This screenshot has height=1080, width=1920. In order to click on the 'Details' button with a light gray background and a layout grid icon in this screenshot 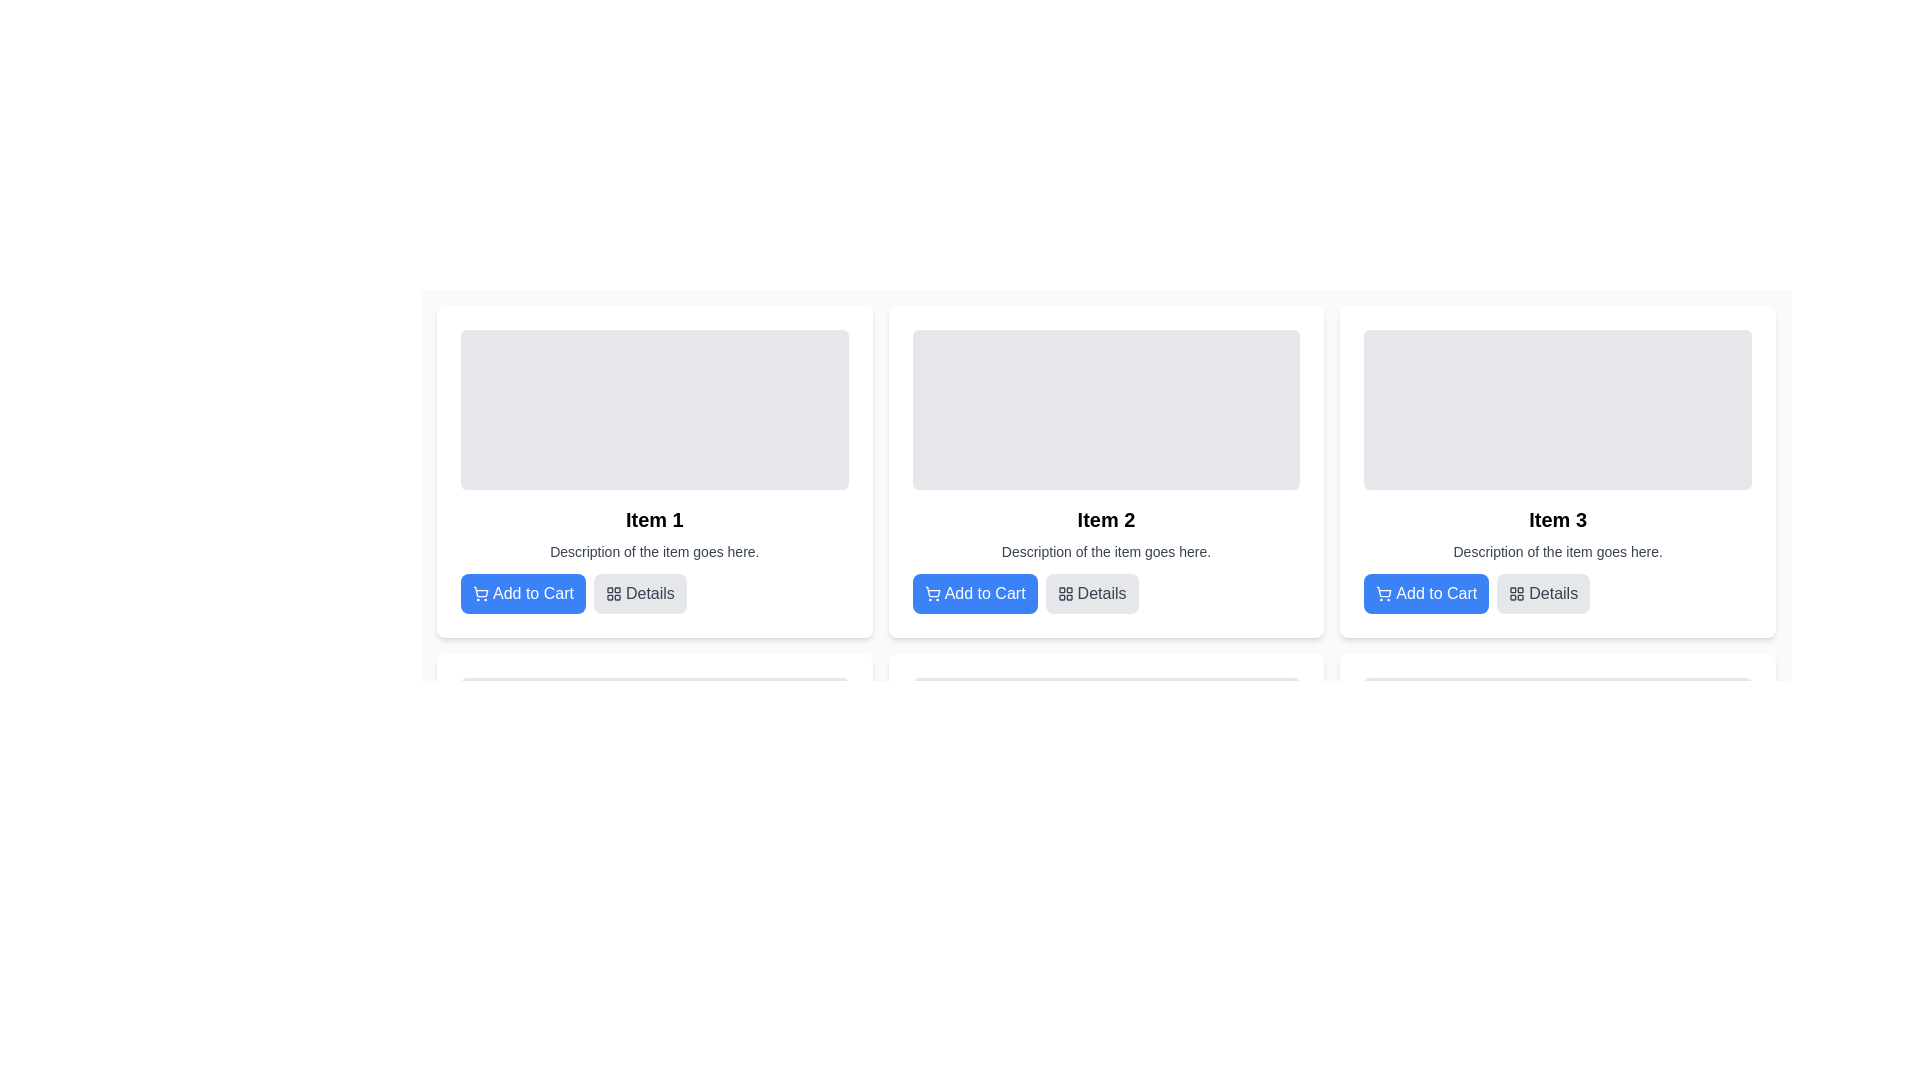, I will do `click(654, 593)`.